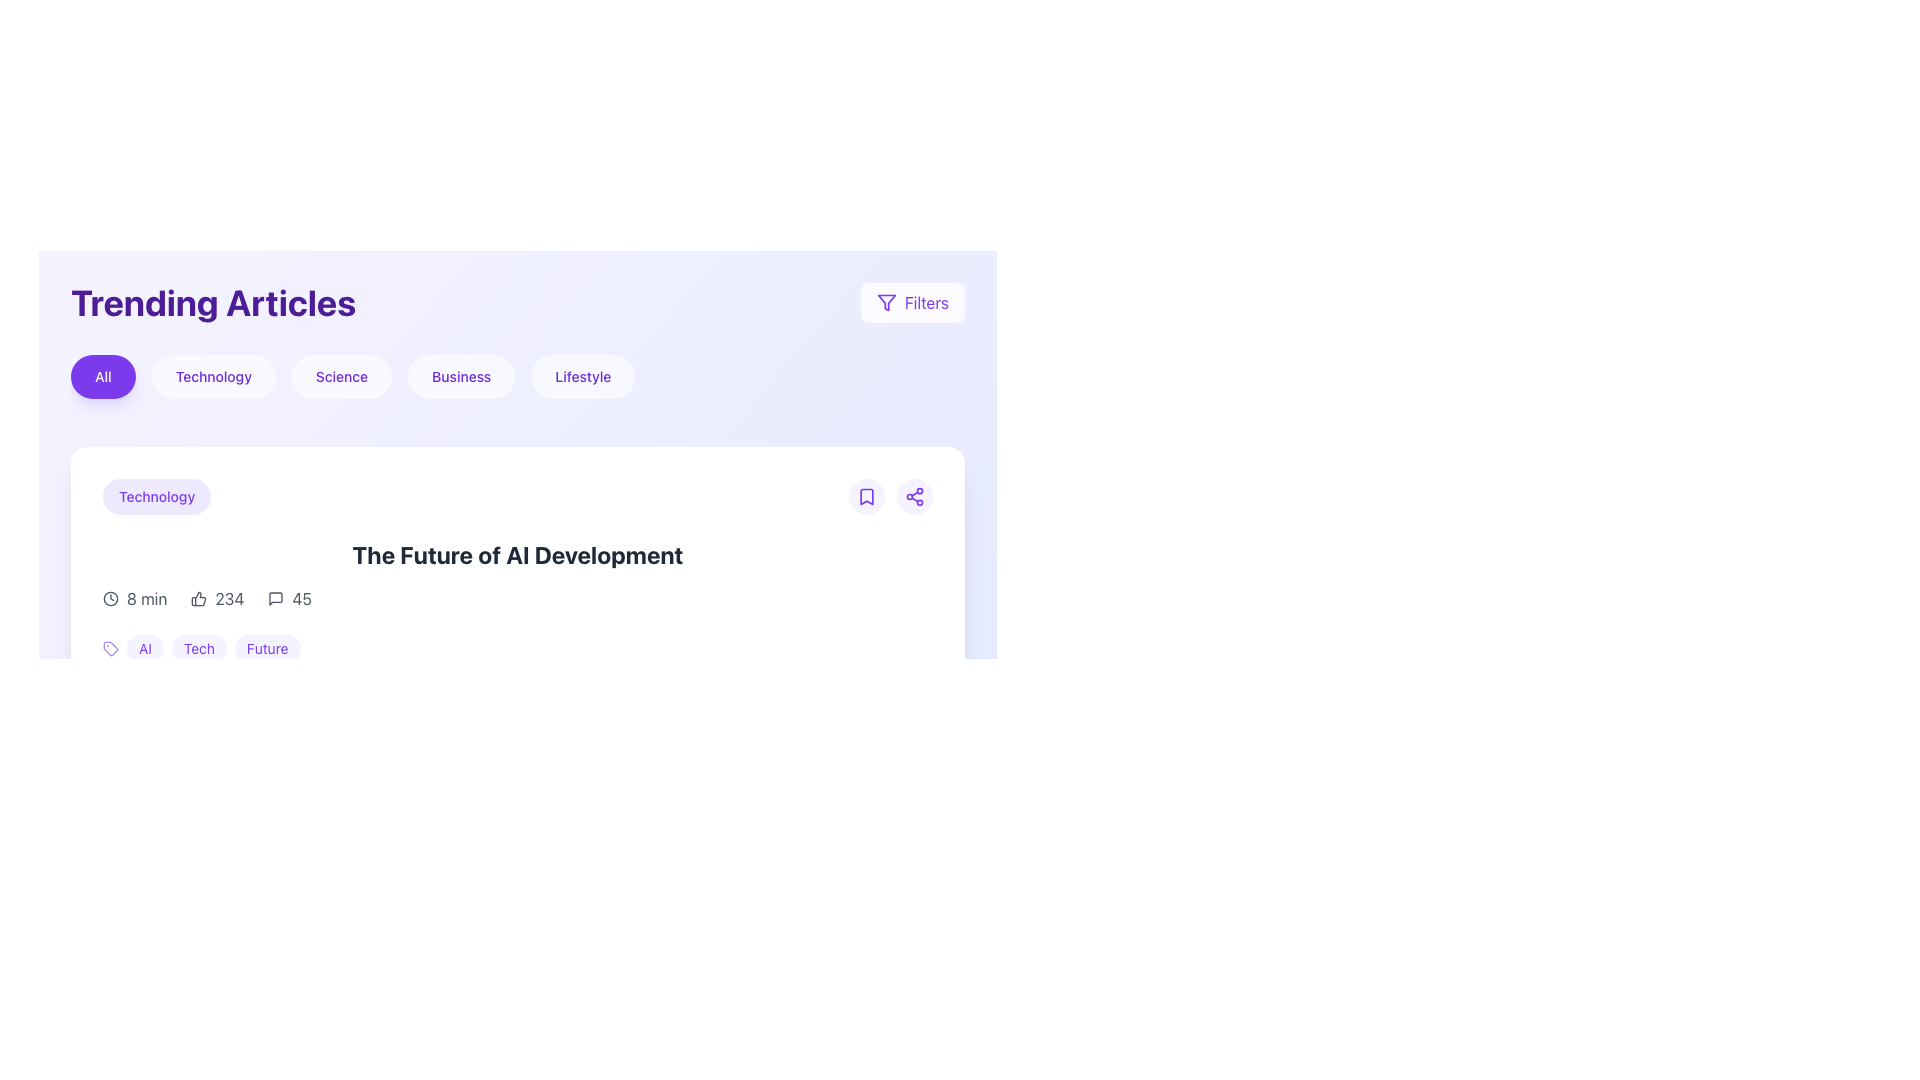  What do you see at coordinates (213, 303) in the screenshot?
I see `the 'Trending Articles' text label, which is styled in bold and large dark violet font at the top-left of the interface` at bounding box center [213, 303].